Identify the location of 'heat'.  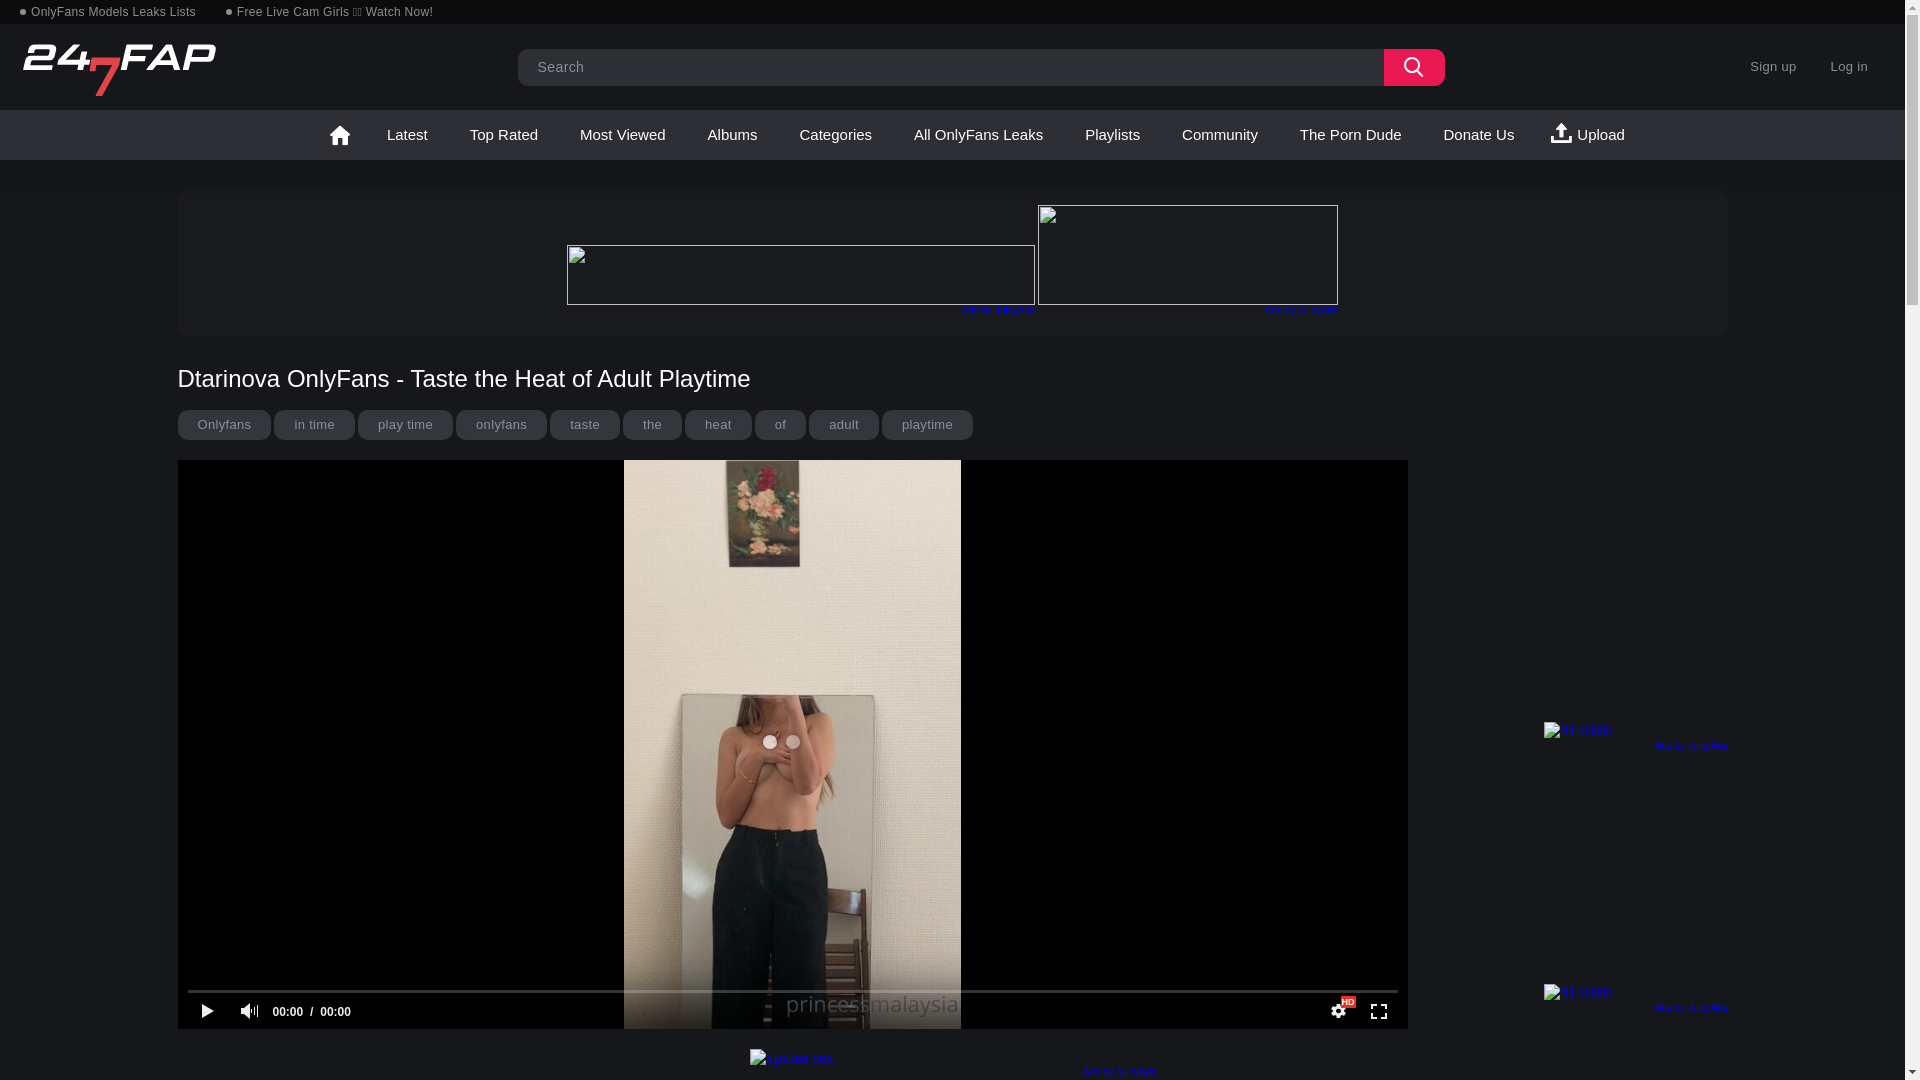
(685, 423).